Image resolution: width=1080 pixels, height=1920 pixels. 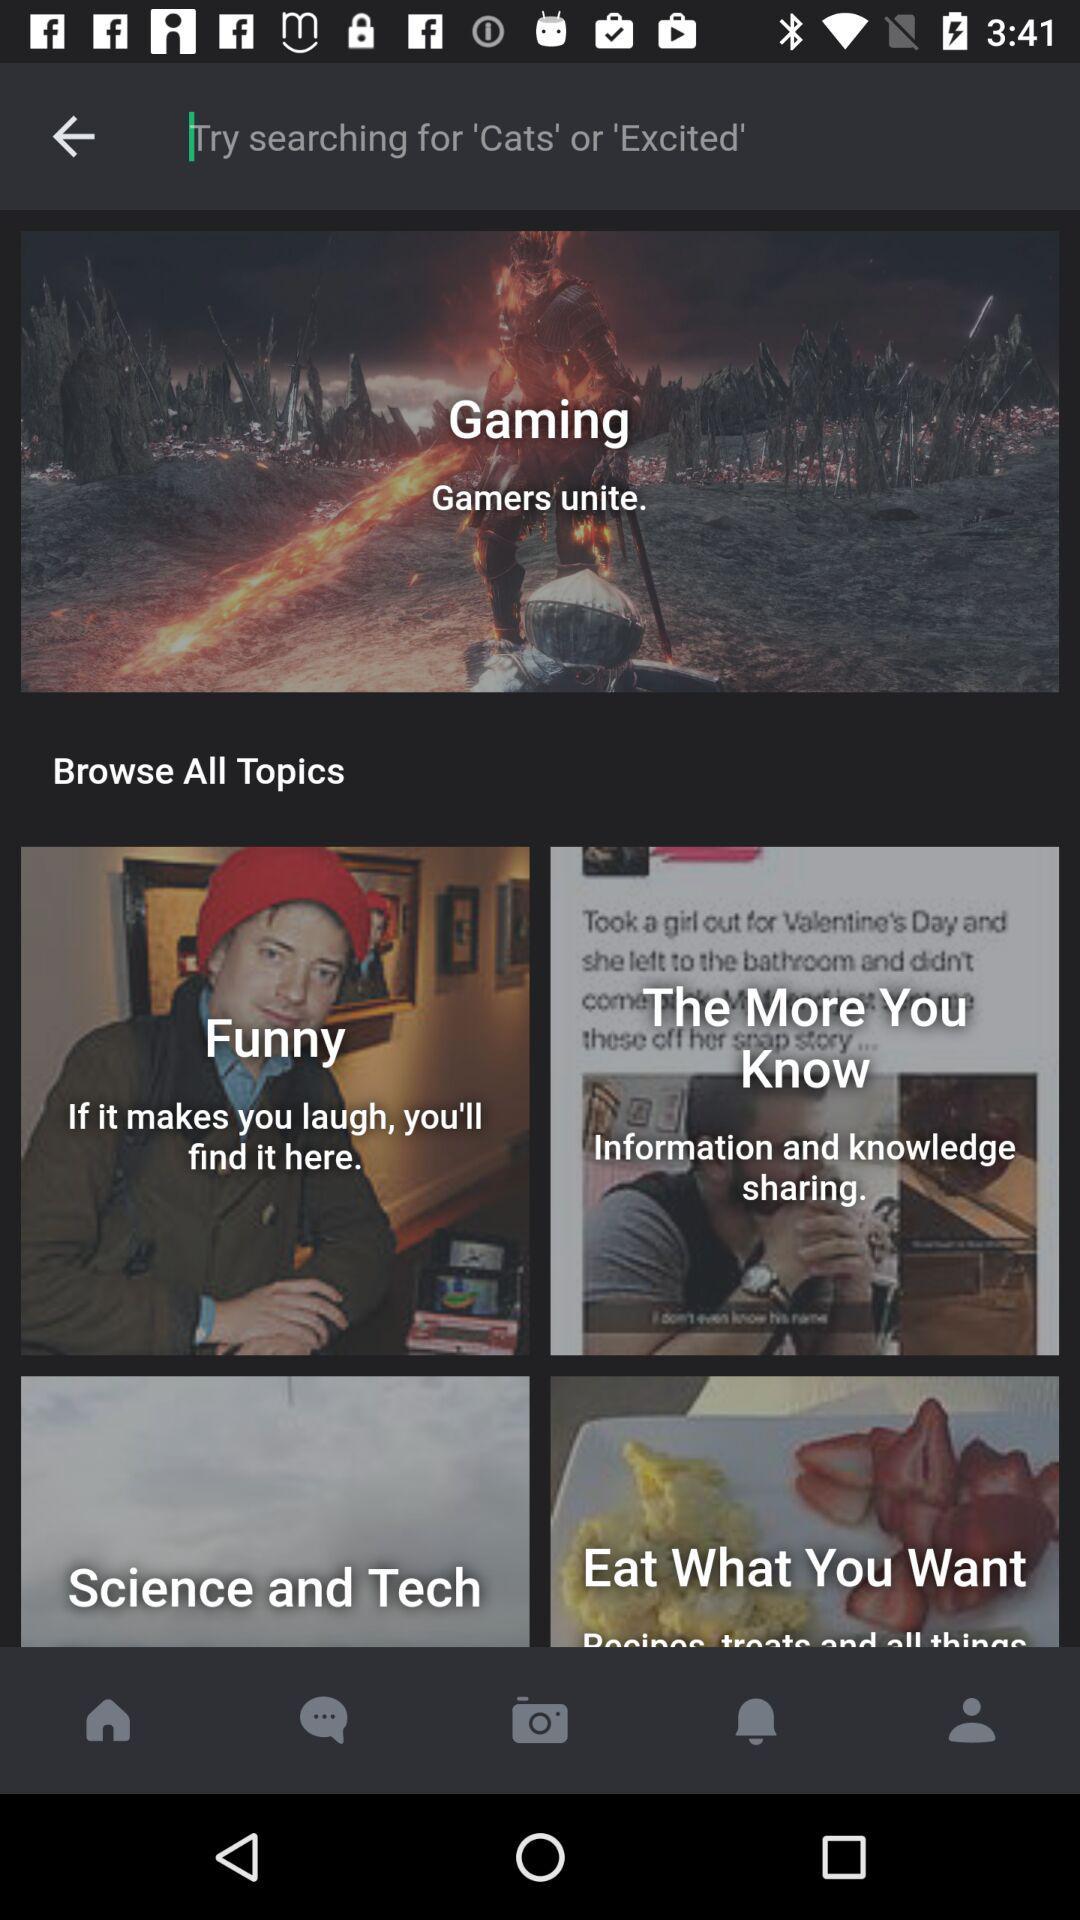 I want to click on search images, so click(x=612, y=135).